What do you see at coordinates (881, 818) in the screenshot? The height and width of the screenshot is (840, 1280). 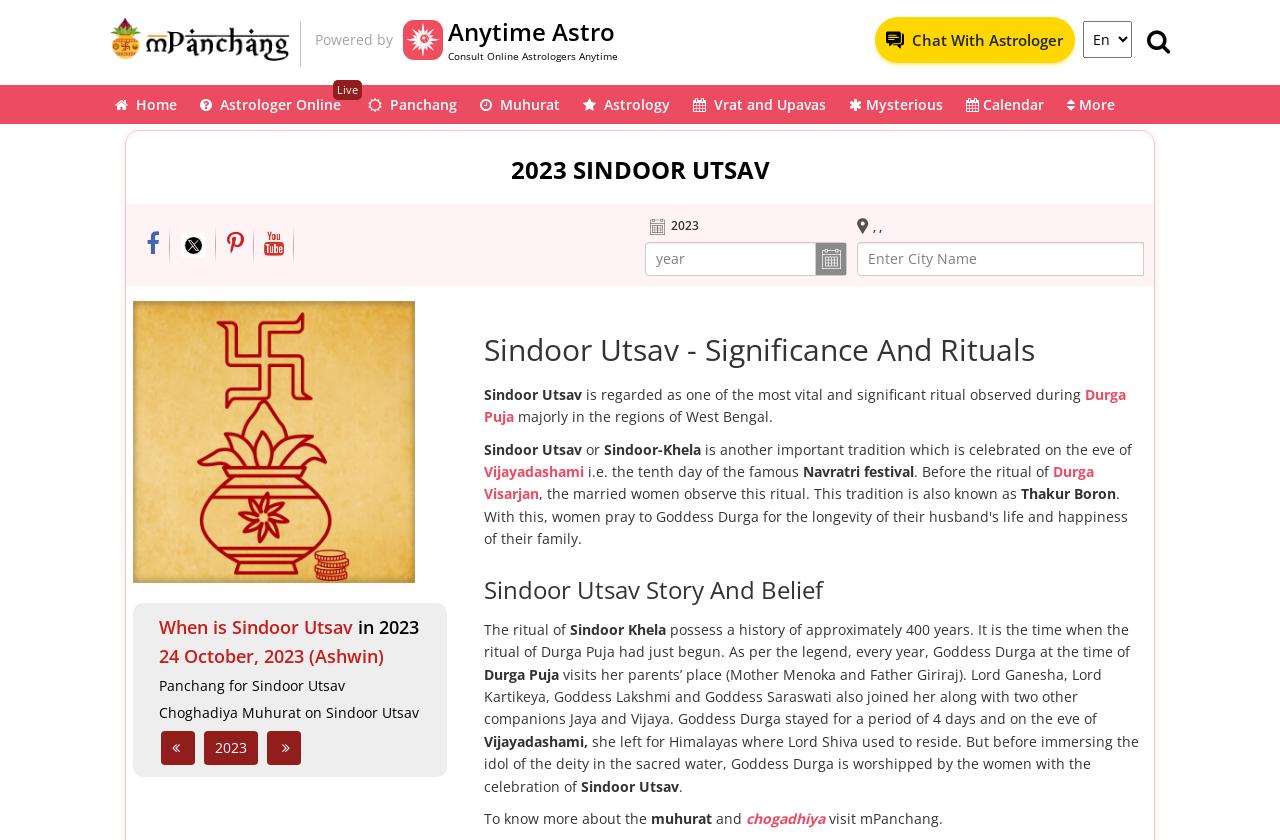 I see `'visit mPanchang.'` at bounding box center [881, 818].